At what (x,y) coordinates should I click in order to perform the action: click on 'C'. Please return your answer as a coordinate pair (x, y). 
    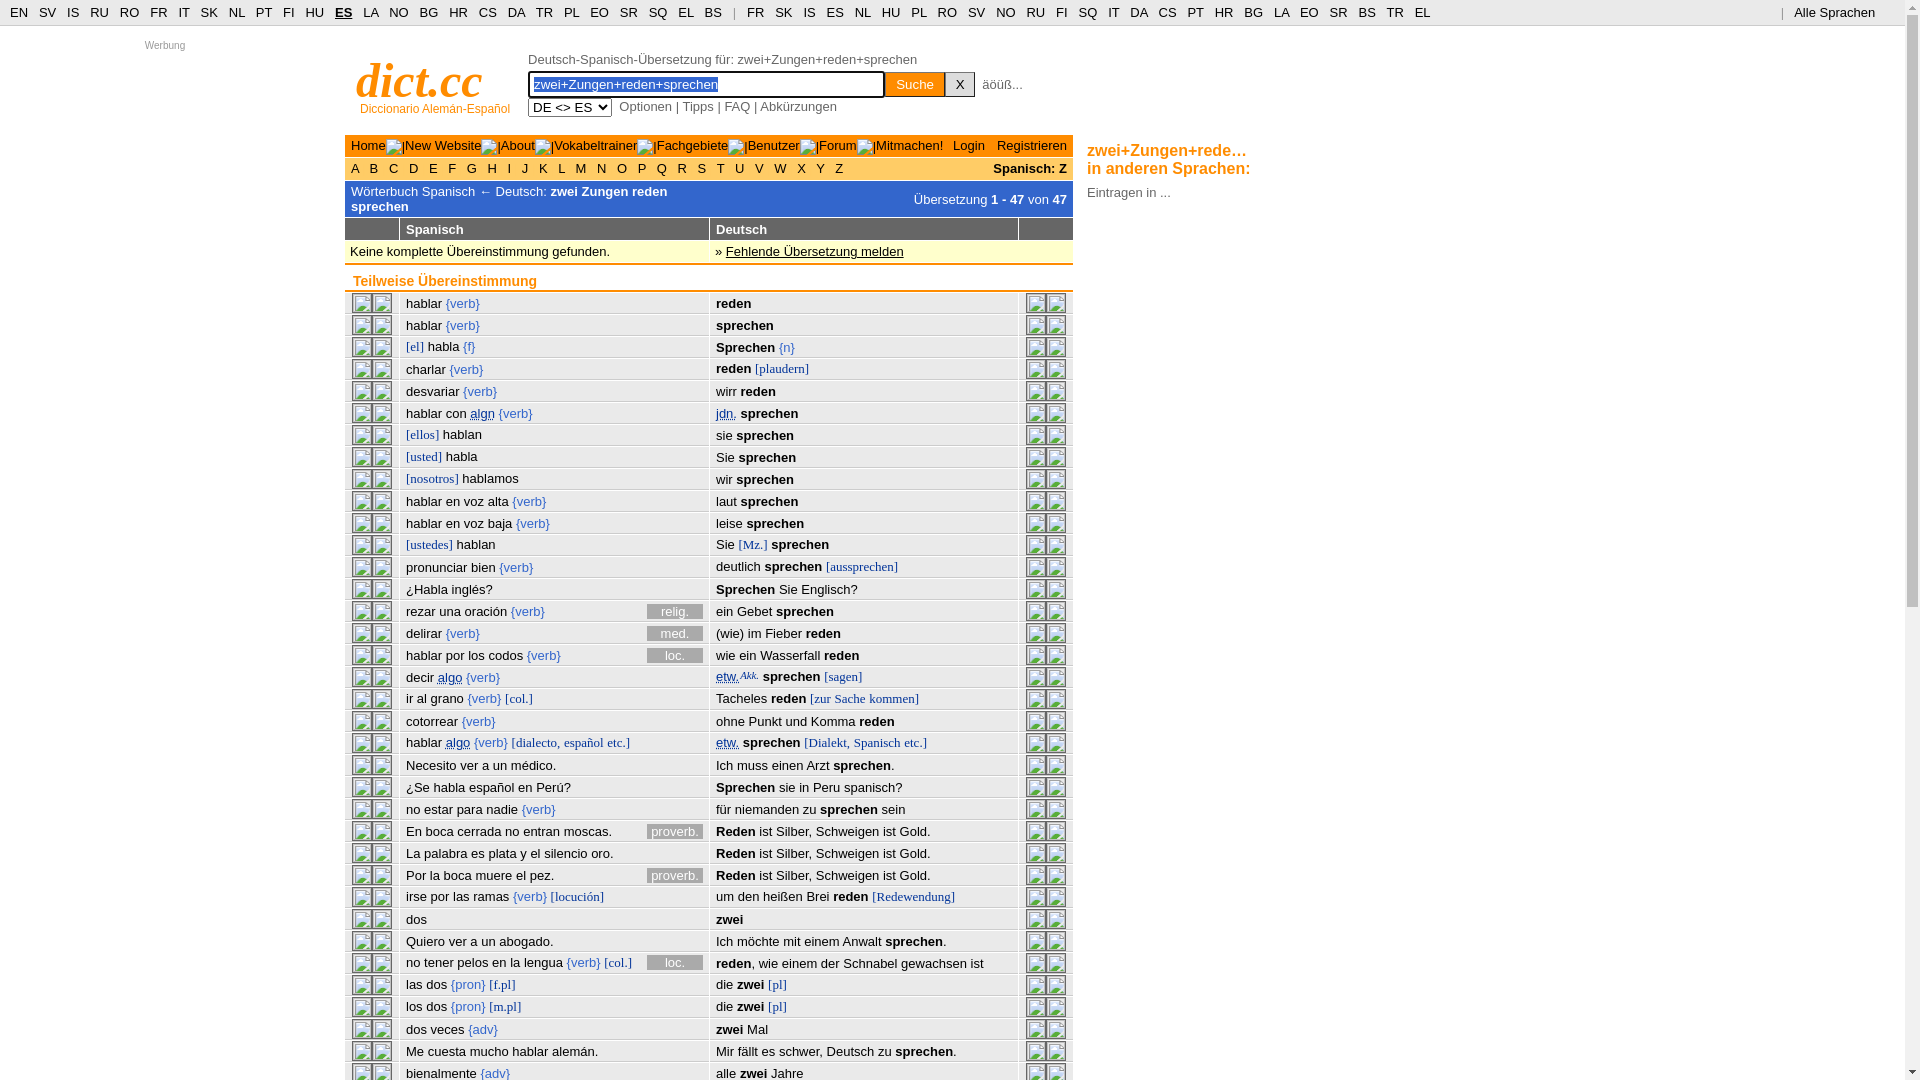
    Looking at the image, I should click on (384, 167).